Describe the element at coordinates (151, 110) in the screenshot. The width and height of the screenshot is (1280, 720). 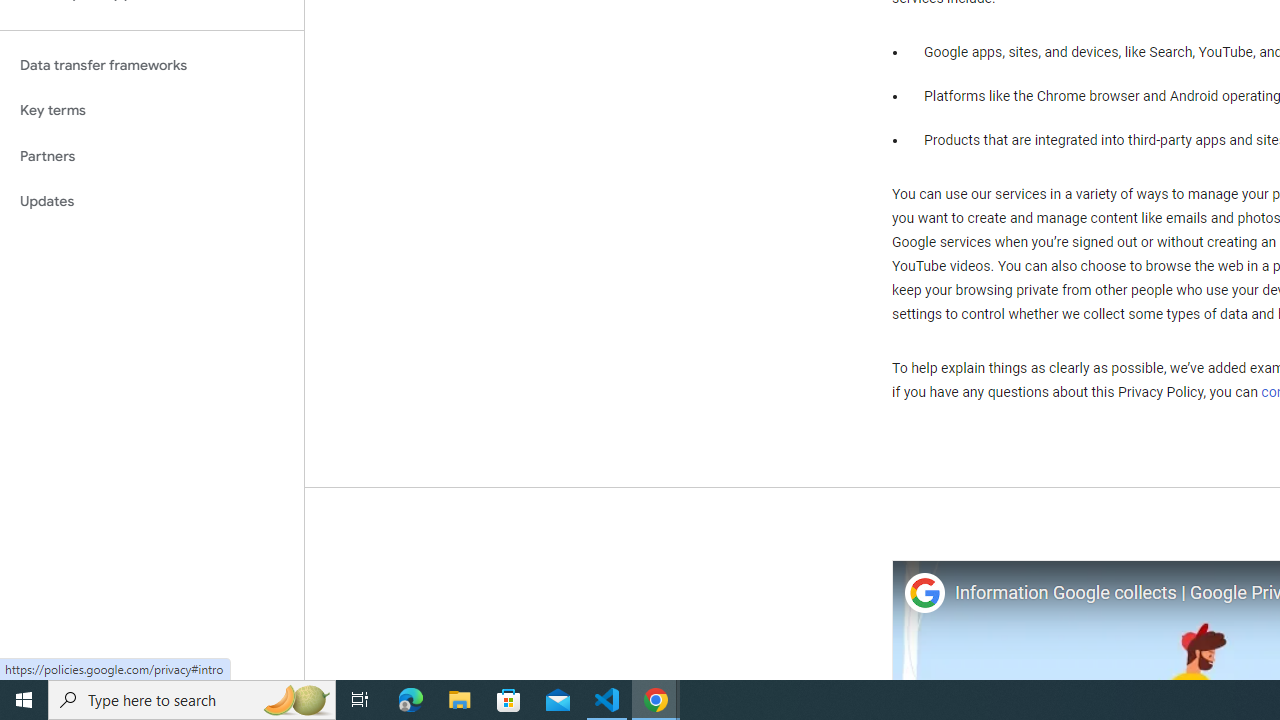
I see `'Key terms'` at that location.